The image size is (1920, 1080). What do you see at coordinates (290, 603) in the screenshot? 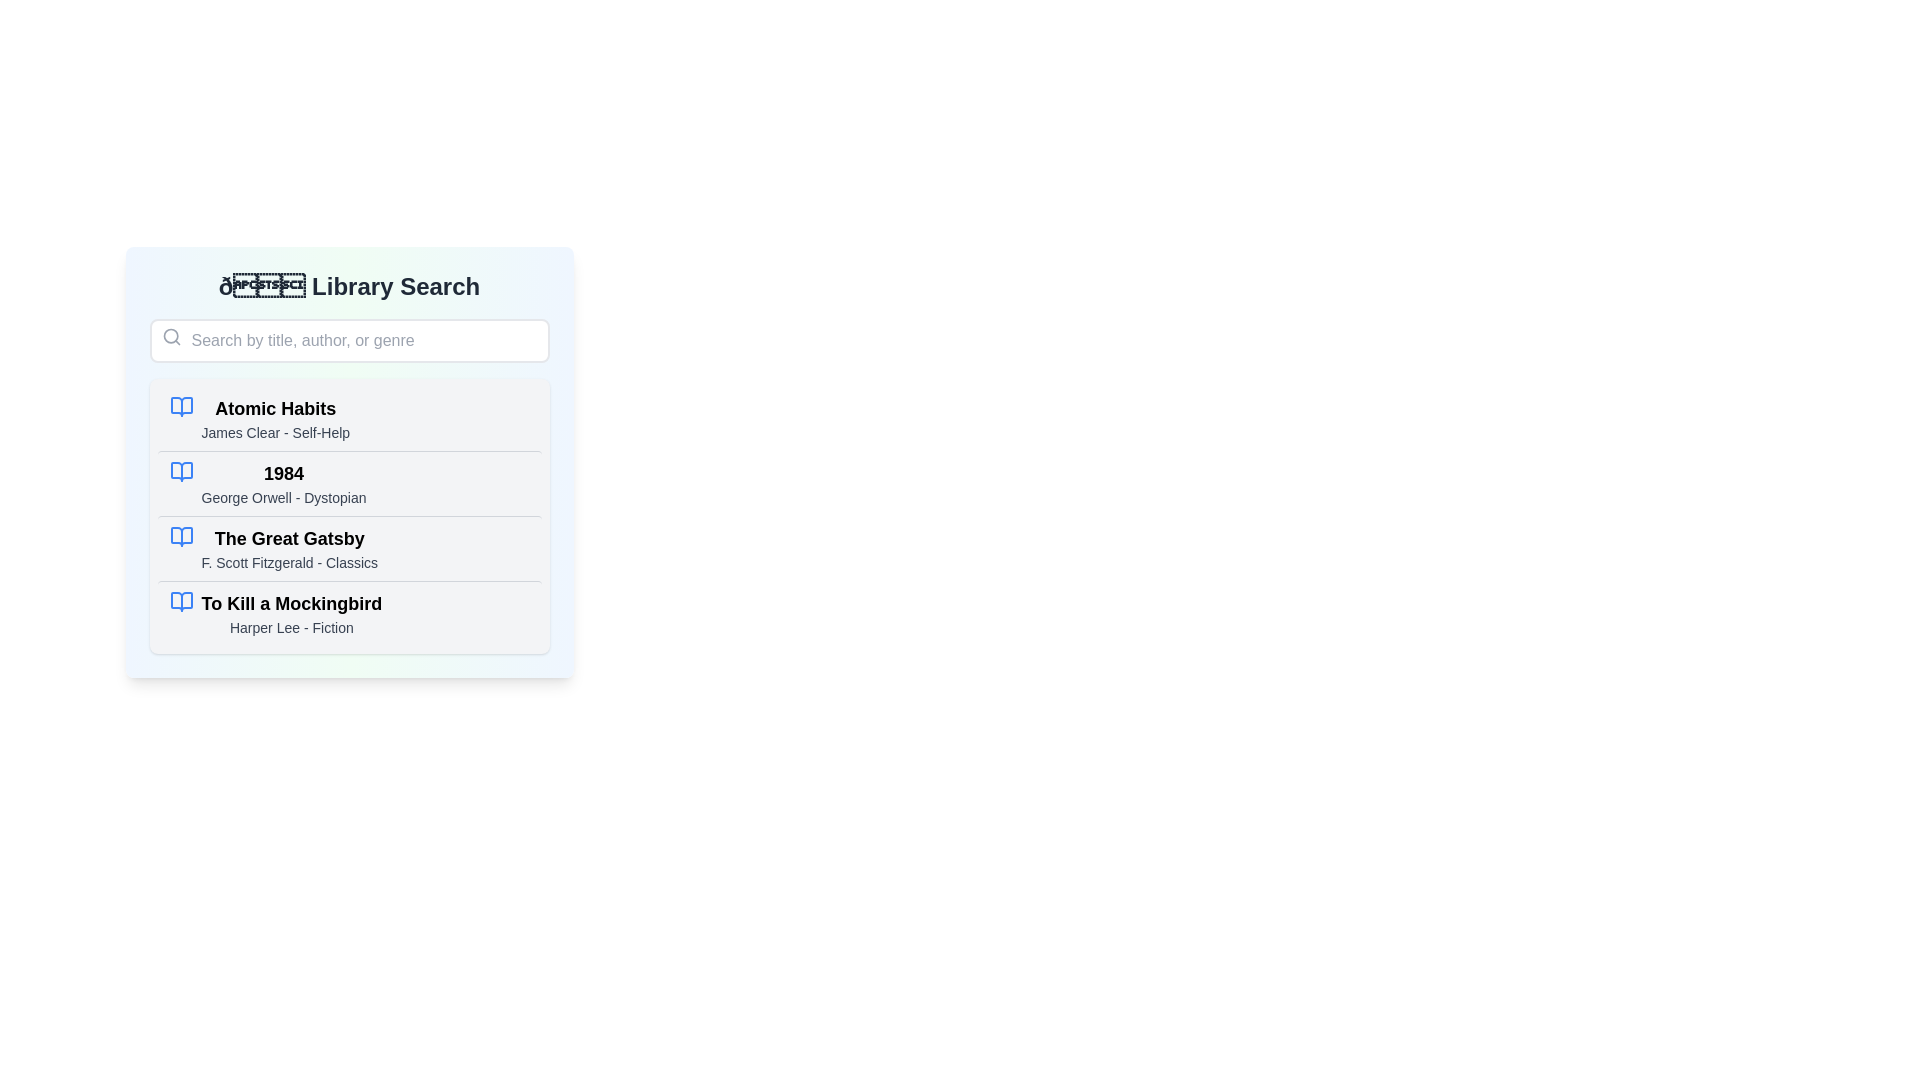
I see `the title text 'To Kill a Mockingbird' located in the fourth book entry` at bounding box center [290, 603].